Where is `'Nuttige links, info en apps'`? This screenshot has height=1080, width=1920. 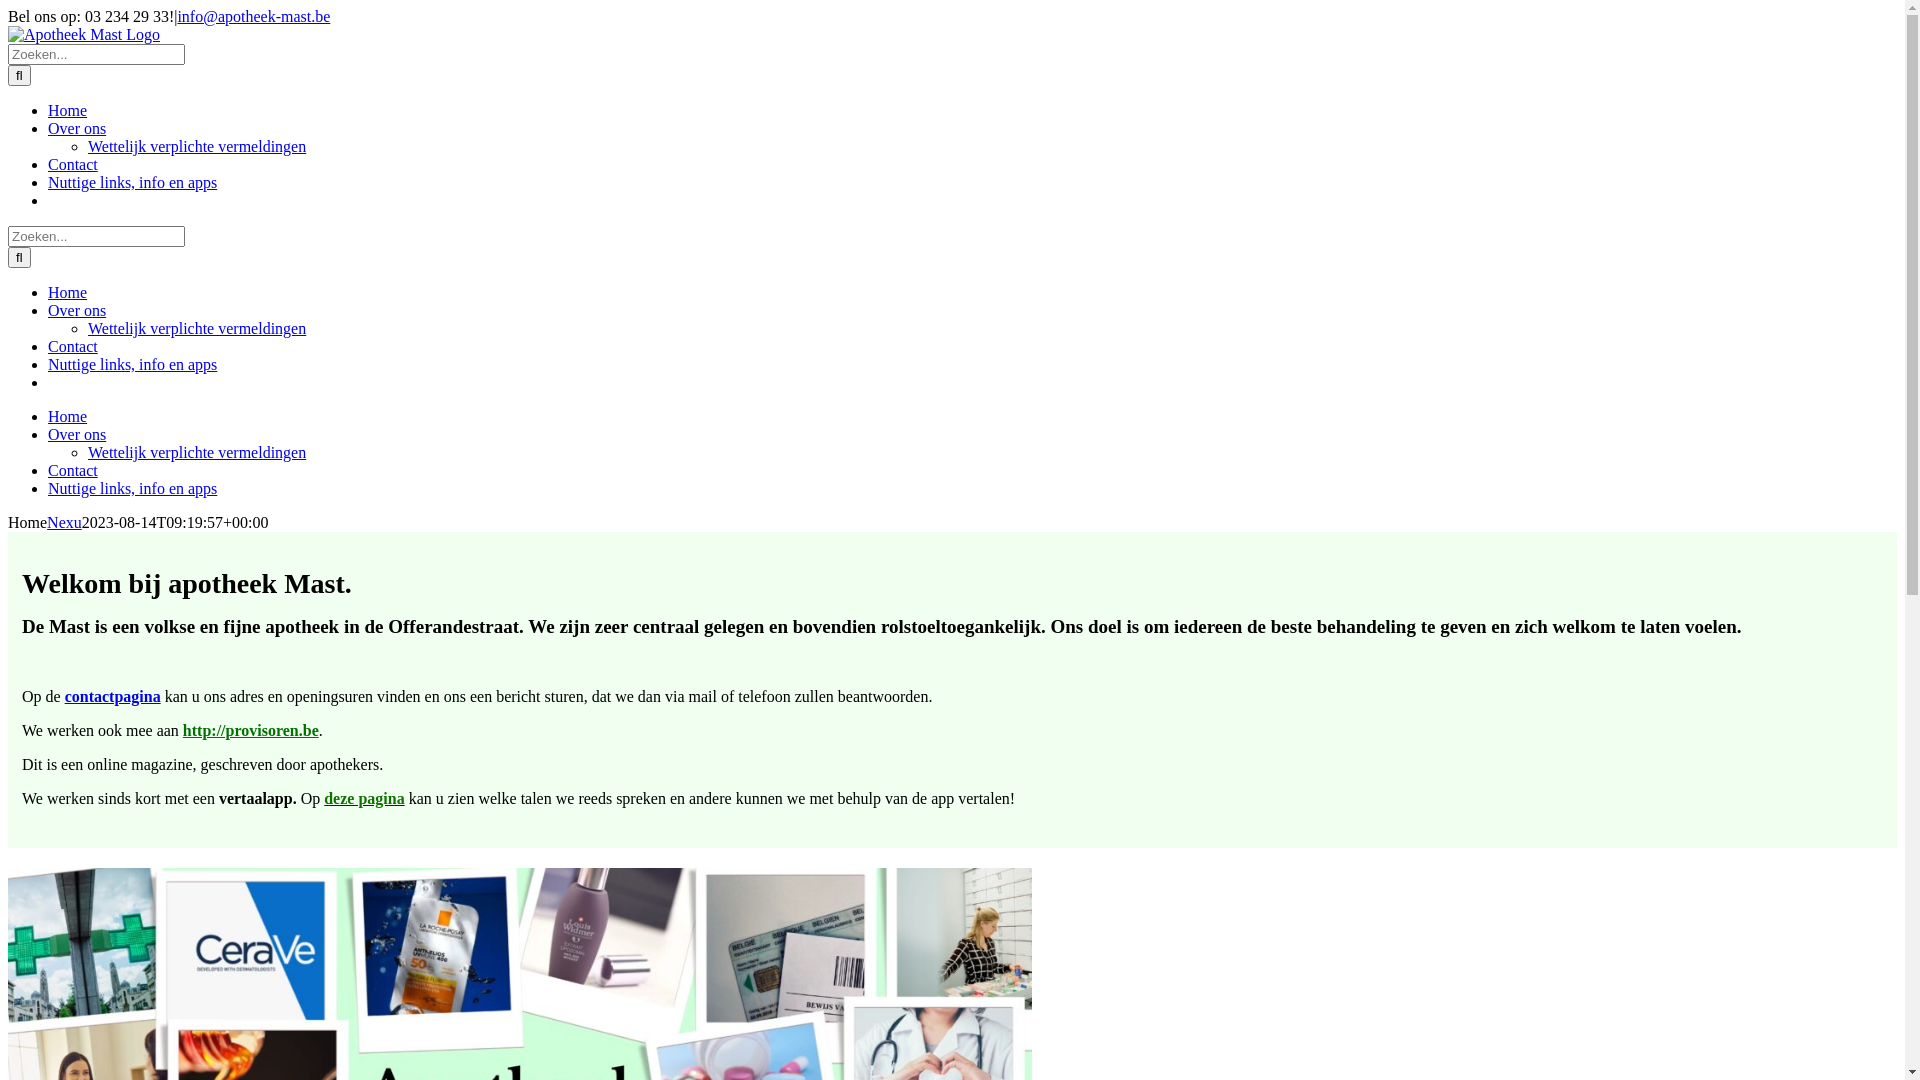
'Nuttige links, info en apps' is located at coordinates (131, 364).